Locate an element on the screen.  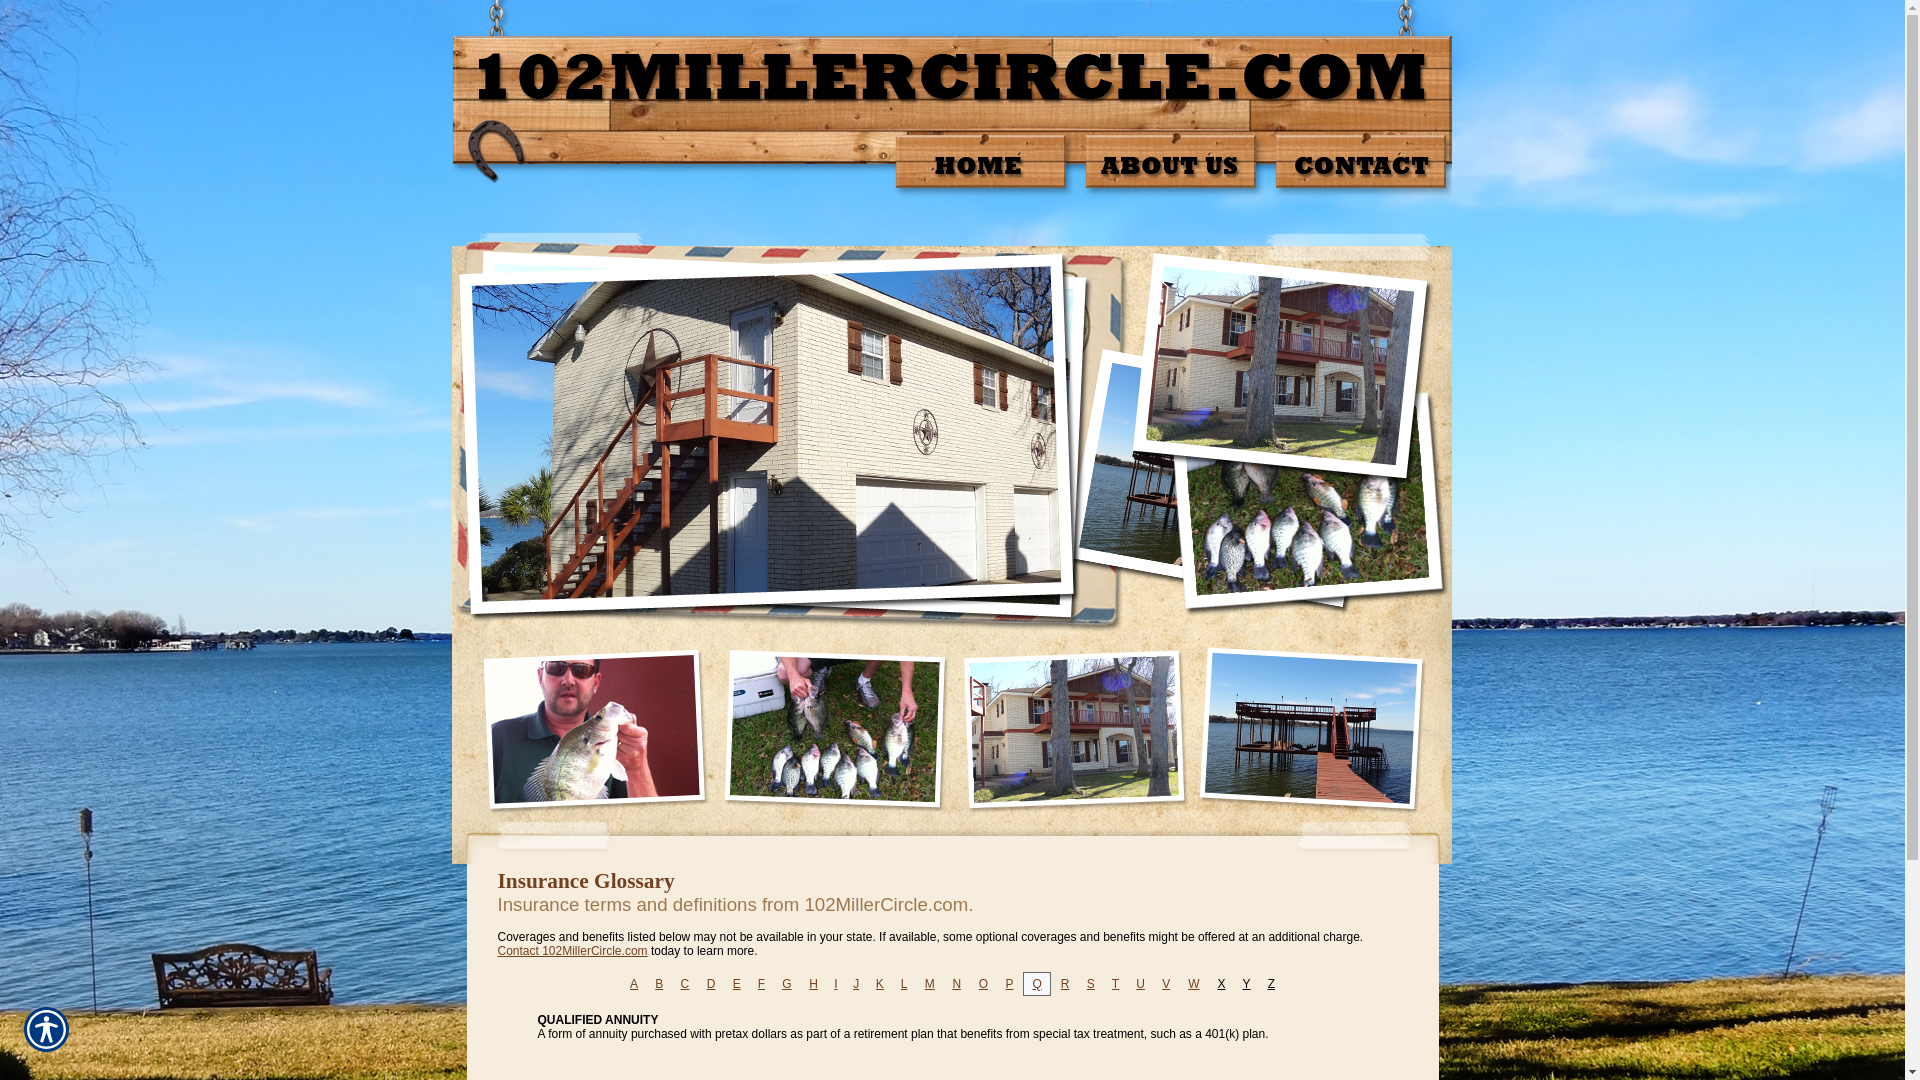
'F' is located at coordinates (760, 982).